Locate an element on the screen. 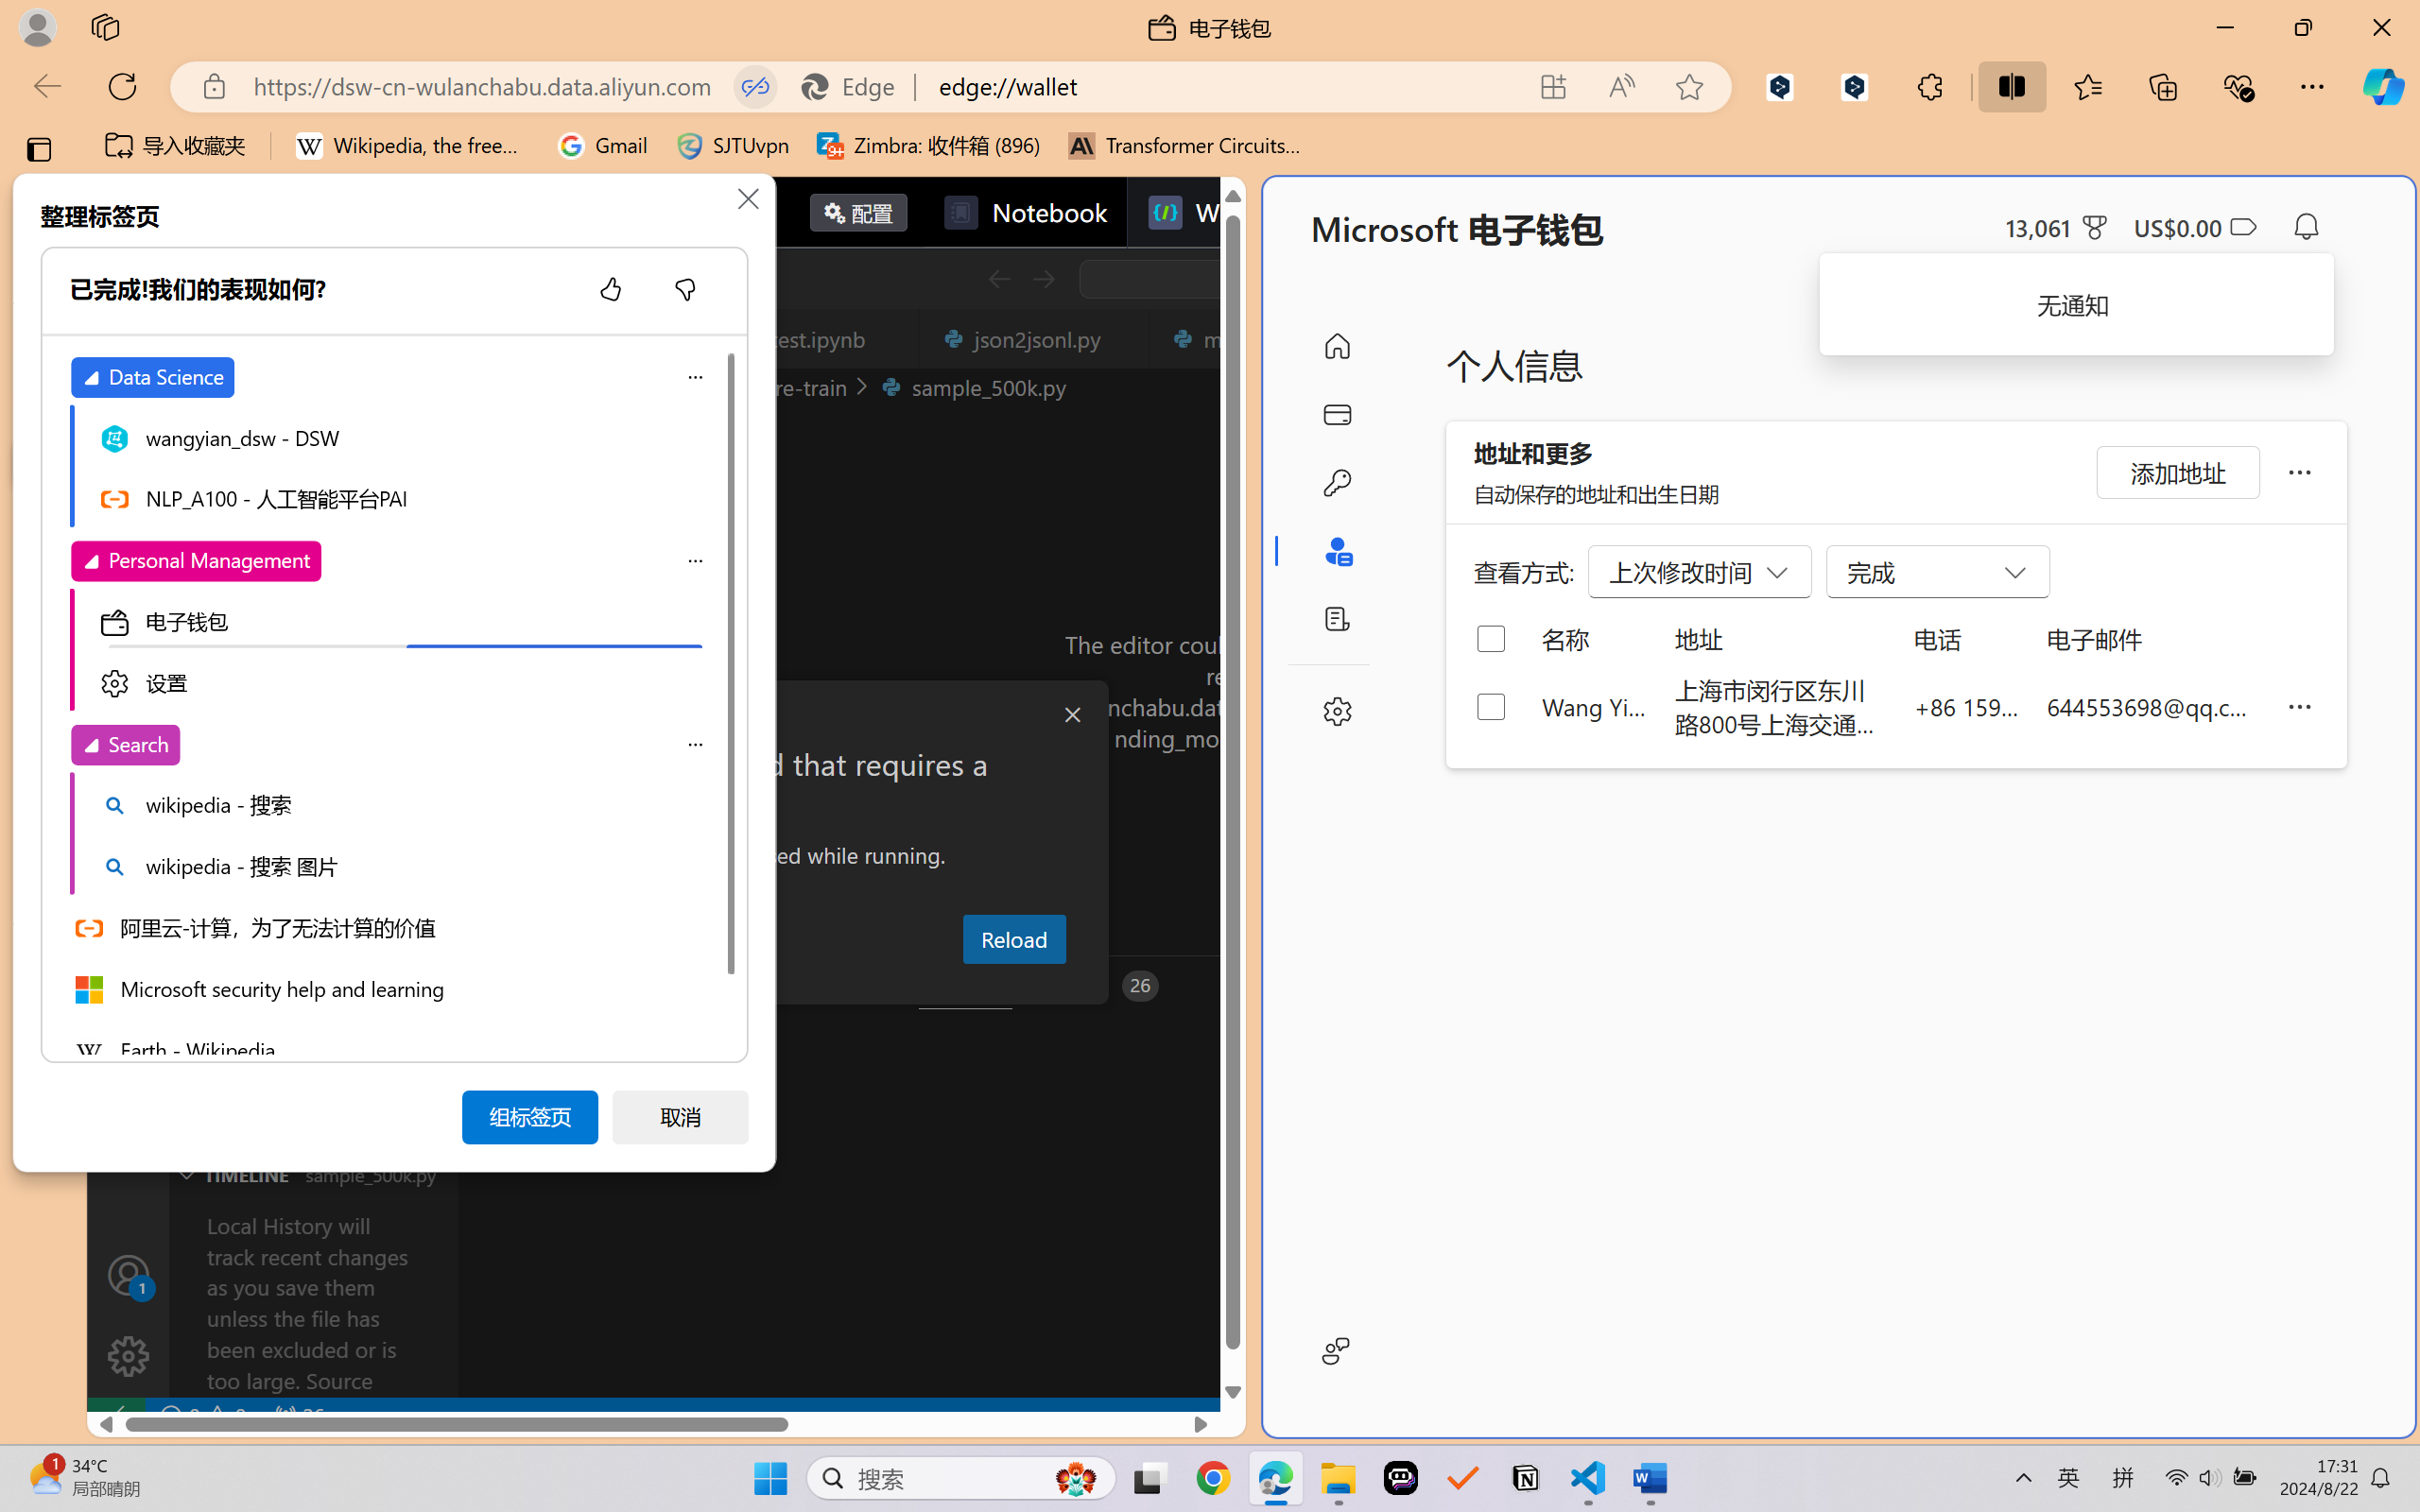 The width and height of the screenshot is (2420, 1512). 'Reload' is located at coordinates (1013, 937).